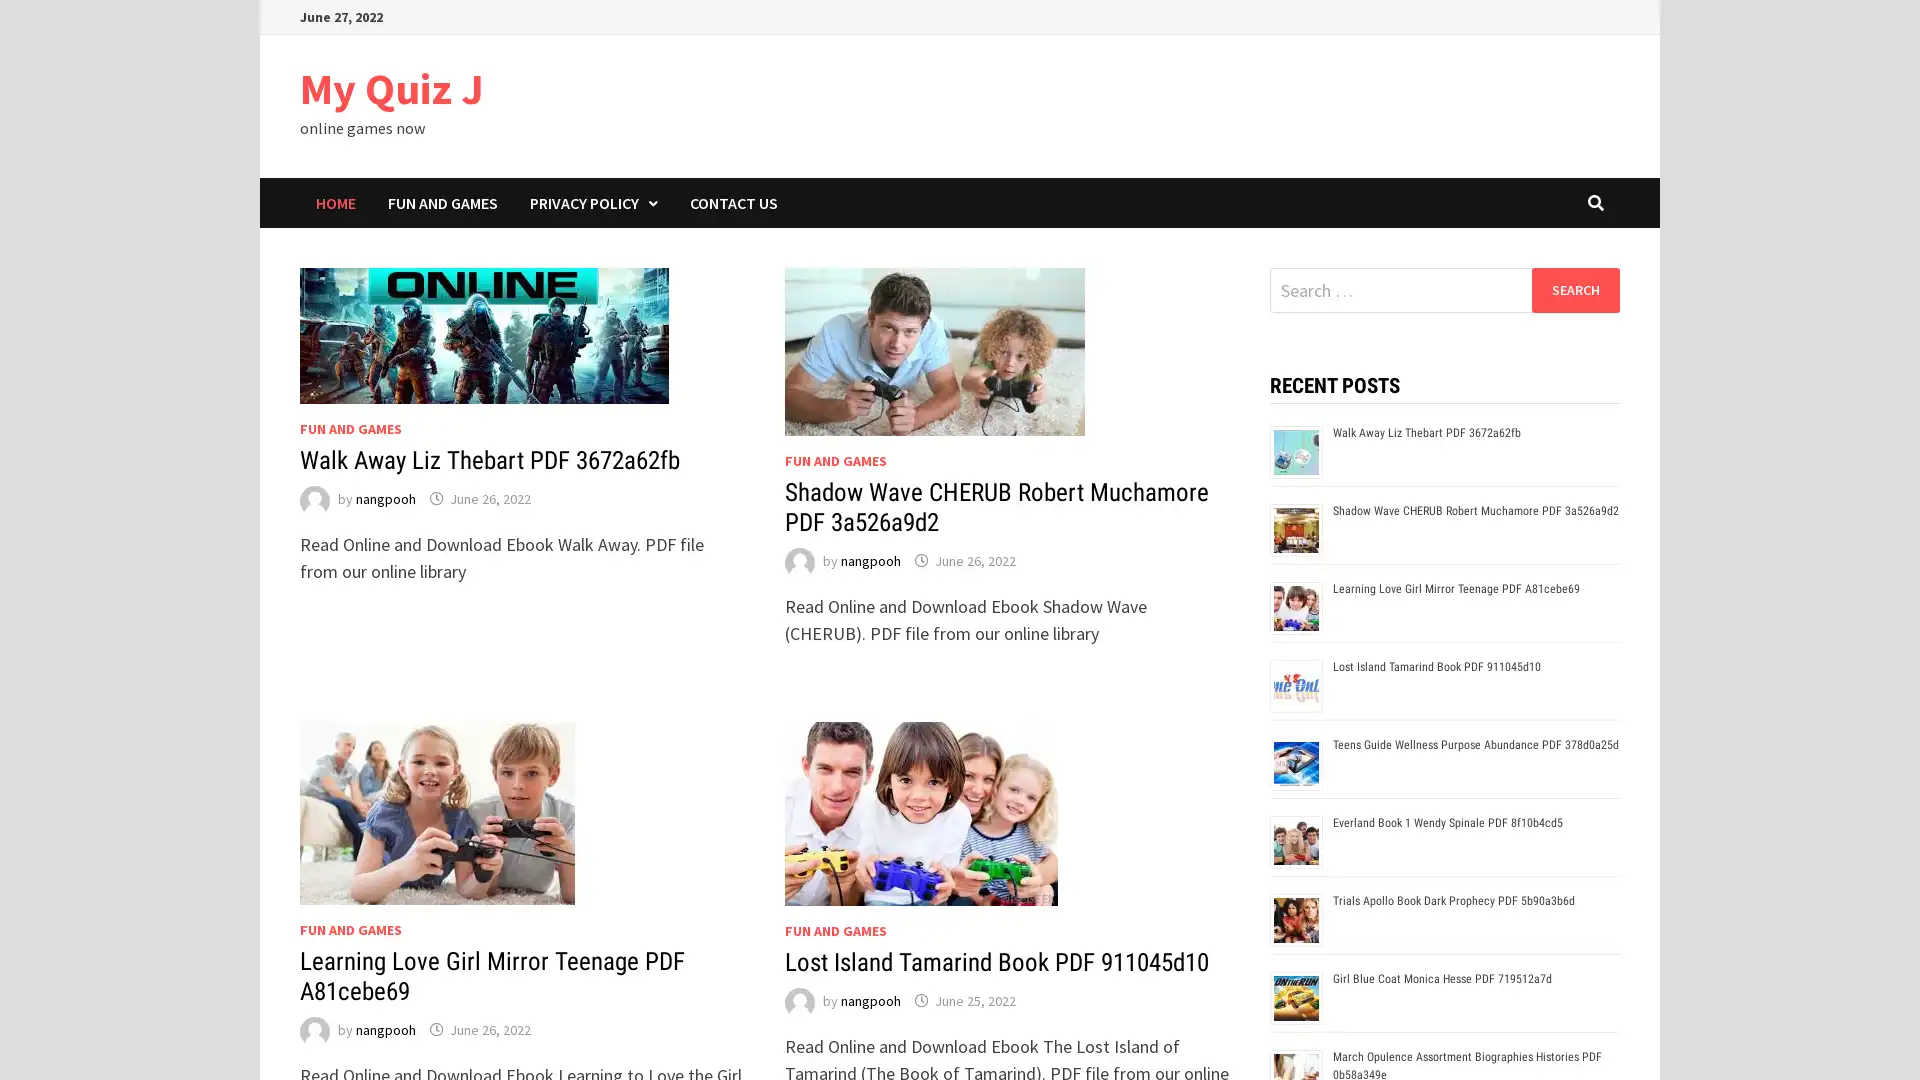 The width and height of the screenshot is (1920, 1080). I want to click on Search, so click(1574, 289).